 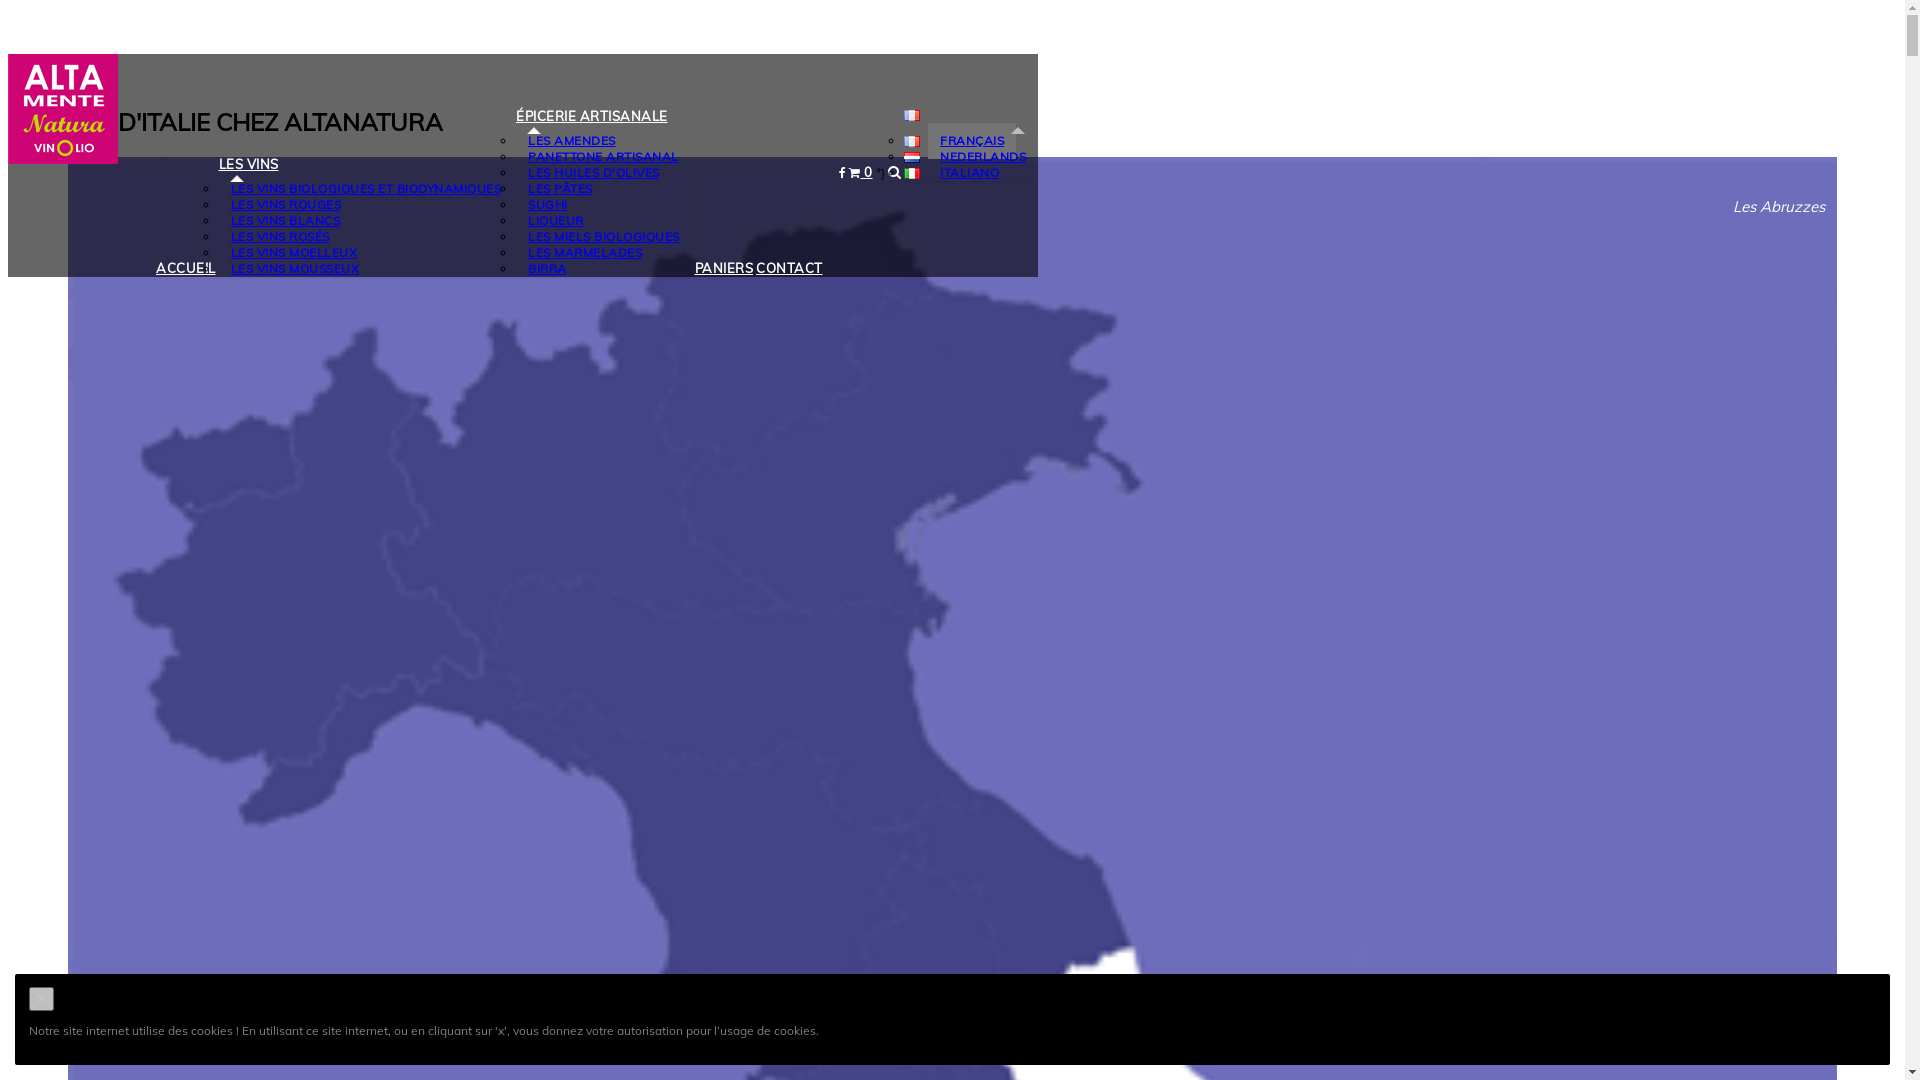 I want to click on 'LES AMENDES', so click(x=570, y=140).